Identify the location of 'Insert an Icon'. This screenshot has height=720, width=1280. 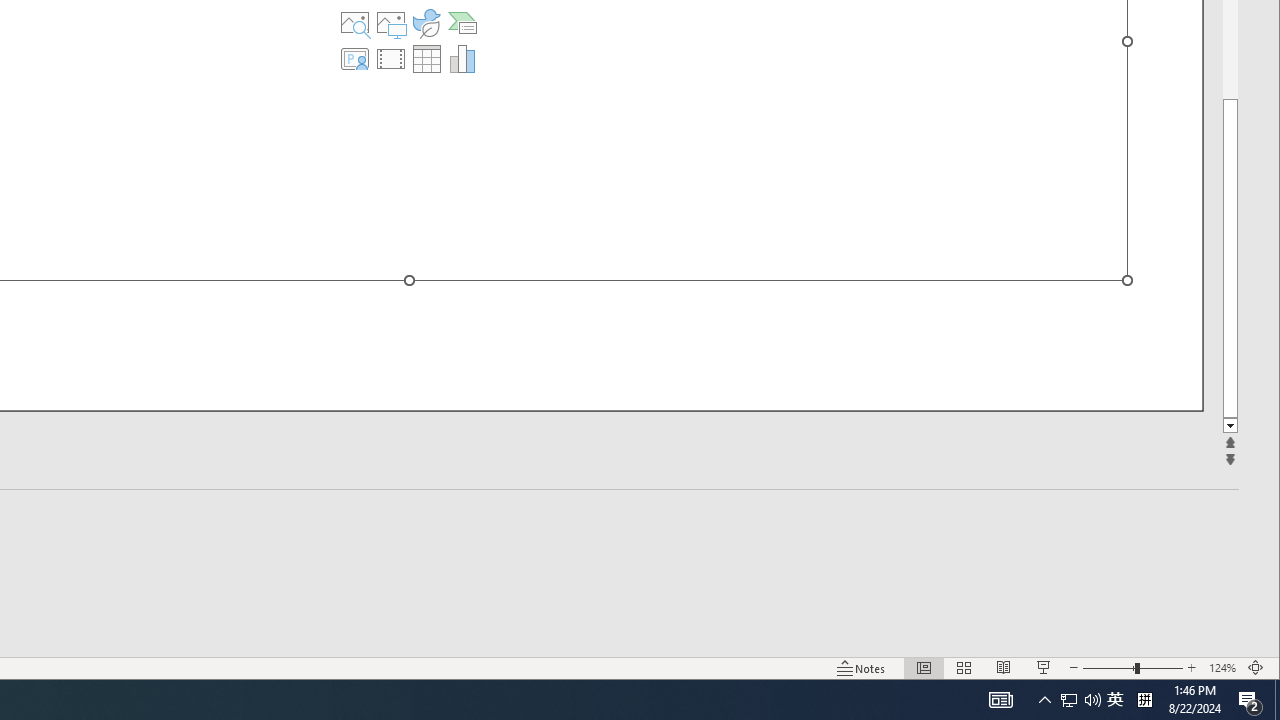
(425, 23).